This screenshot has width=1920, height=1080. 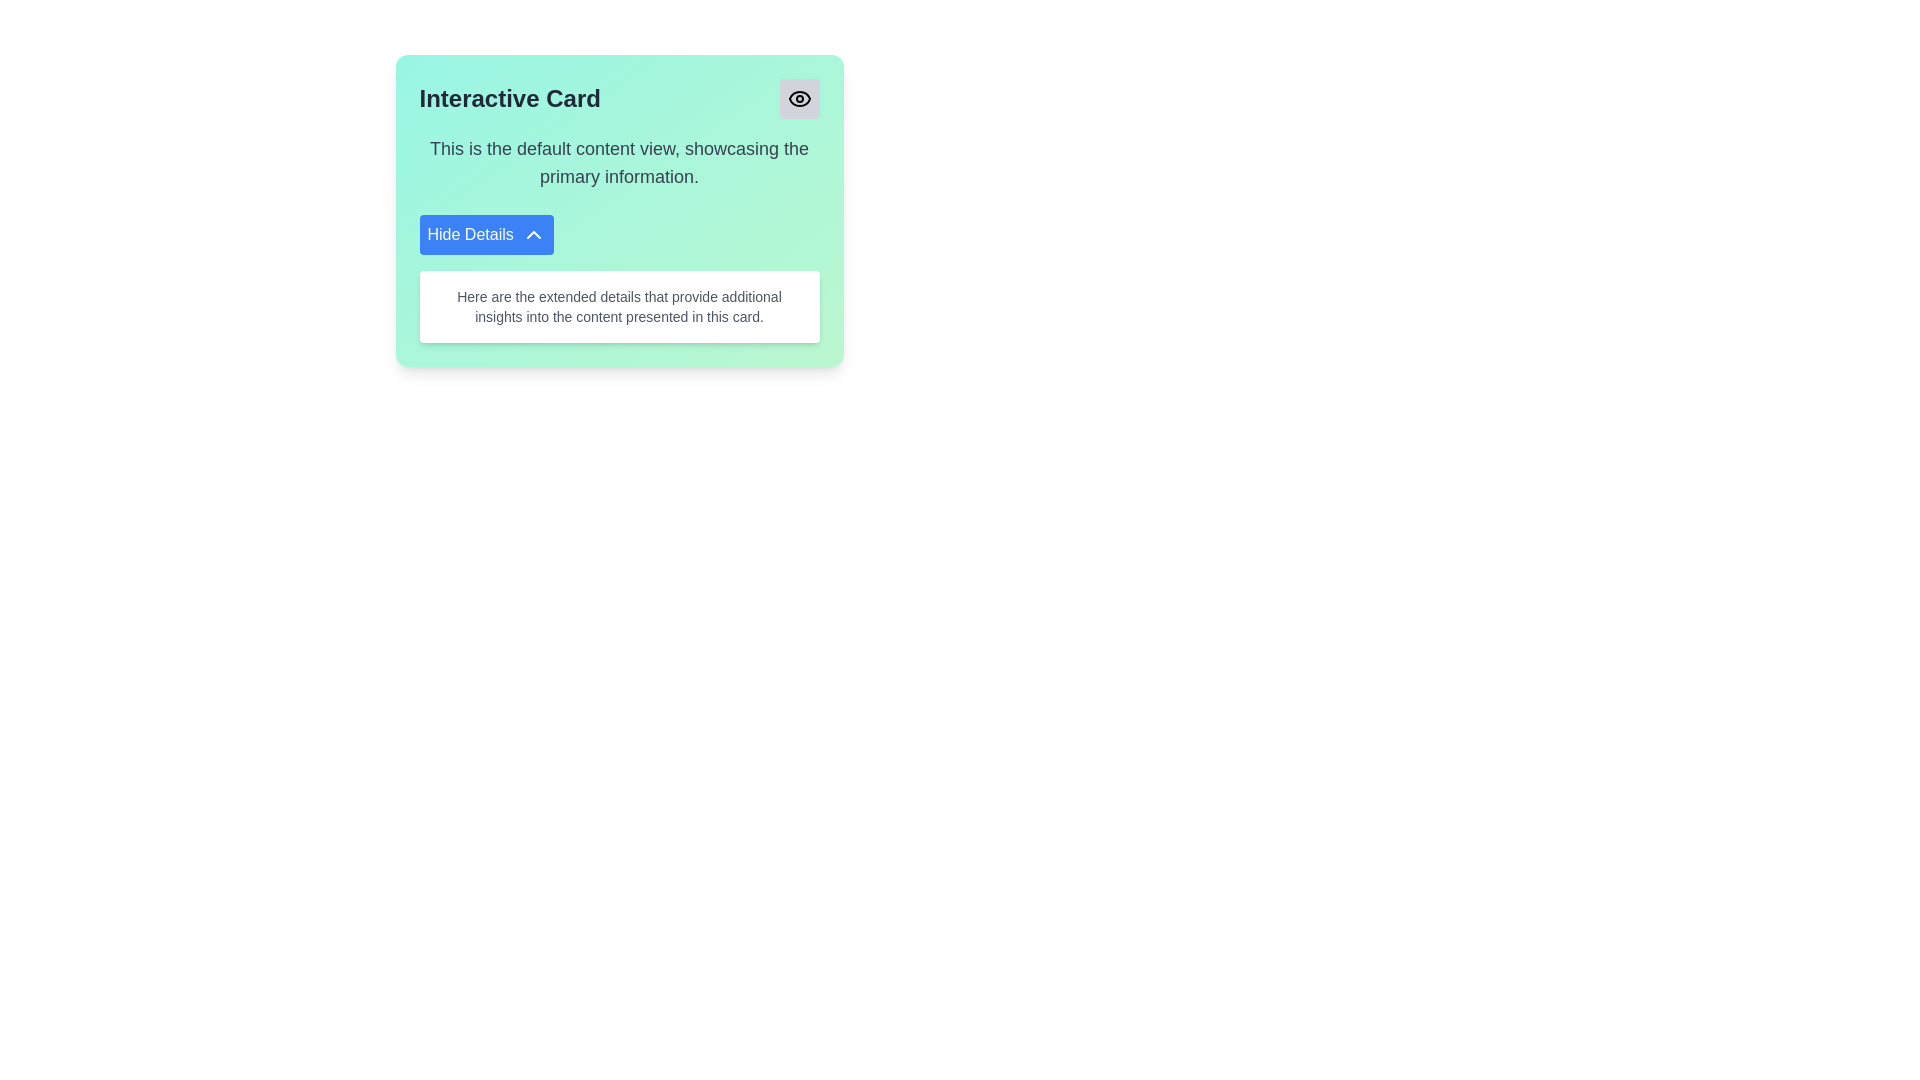 I want to click on the text block that is styled with a significant font size, colored in a neutral tone, and located below the title 'Interactive Card', so click(x=618, y=161).